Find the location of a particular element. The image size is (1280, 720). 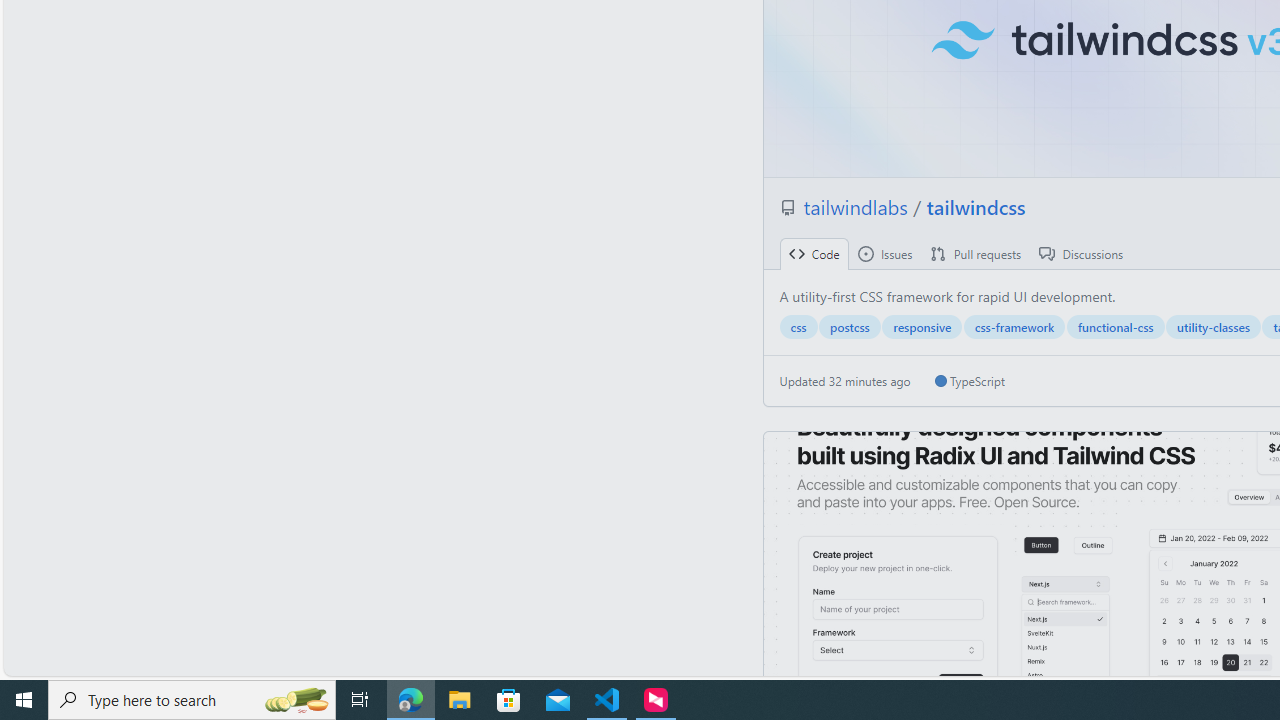

' Code' is located at coordinates (814, 253).